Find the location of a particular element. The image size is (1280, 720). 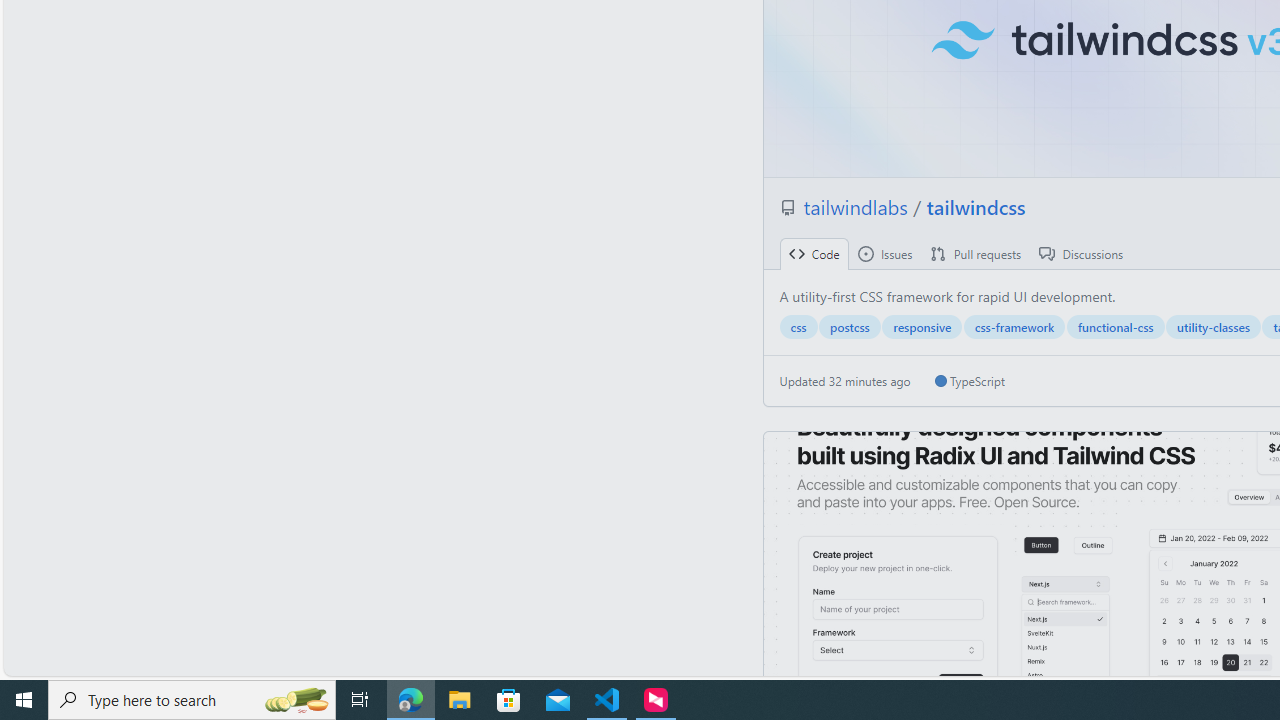

' Code' is located at coordinates (814, 253).